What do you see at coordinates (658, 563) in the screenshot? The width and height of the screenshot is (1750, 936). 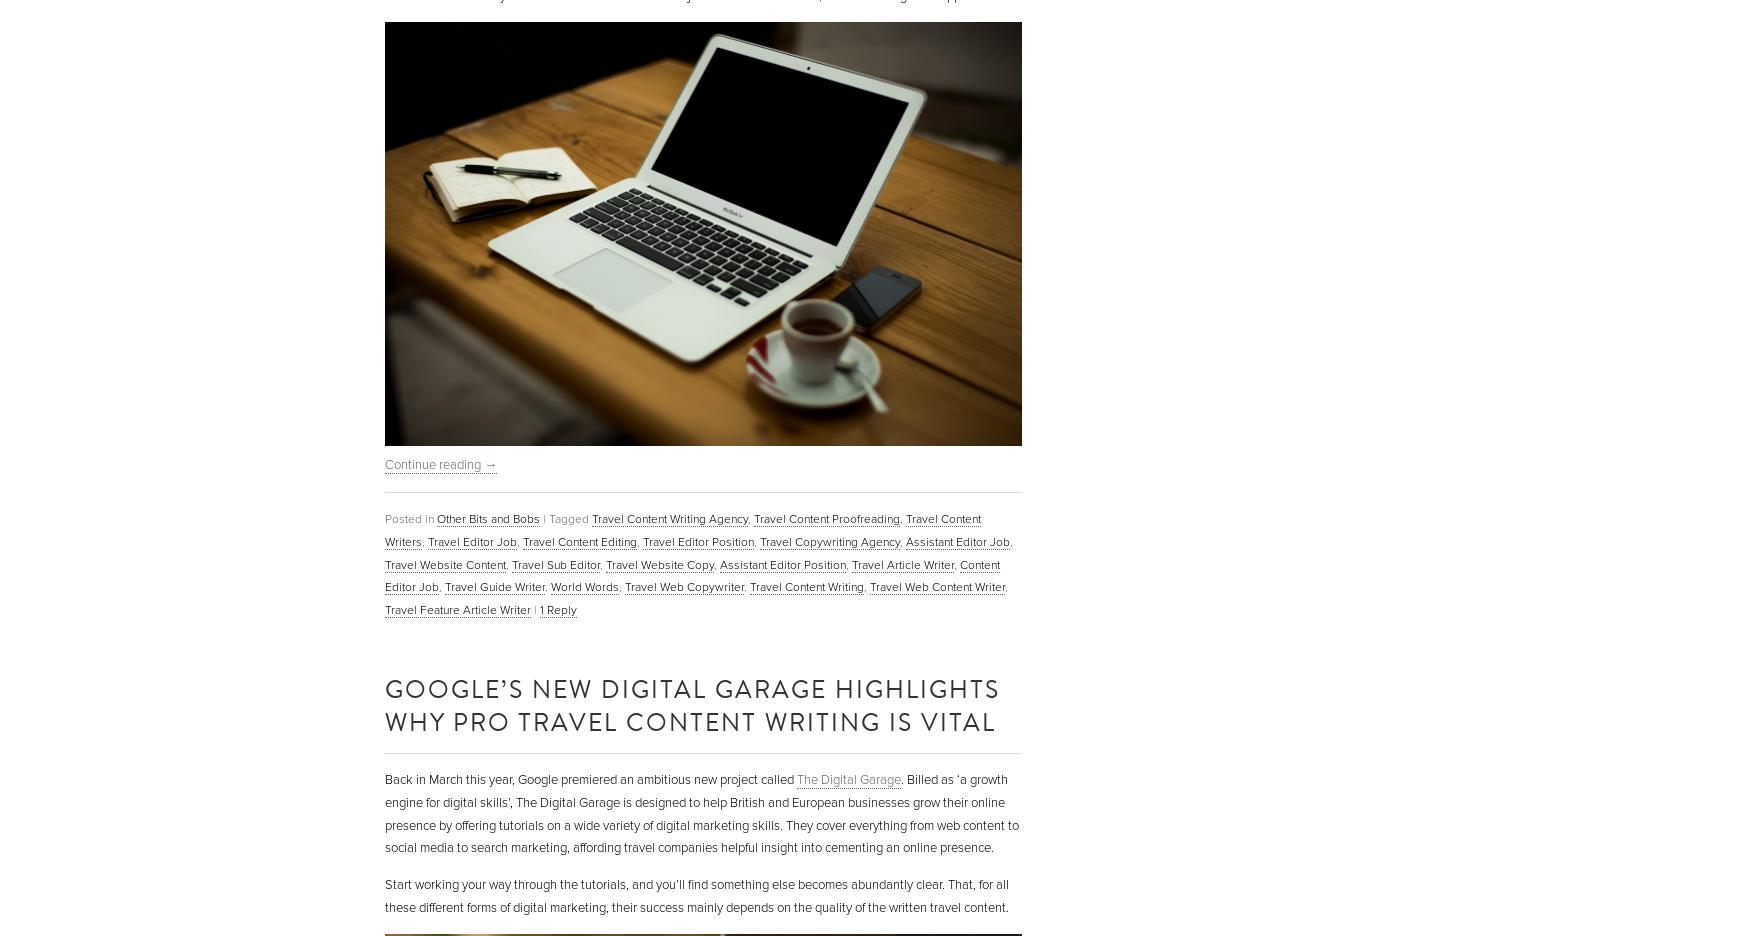 I see `'Travel Website Copy'` at bounding box center [658, 563].